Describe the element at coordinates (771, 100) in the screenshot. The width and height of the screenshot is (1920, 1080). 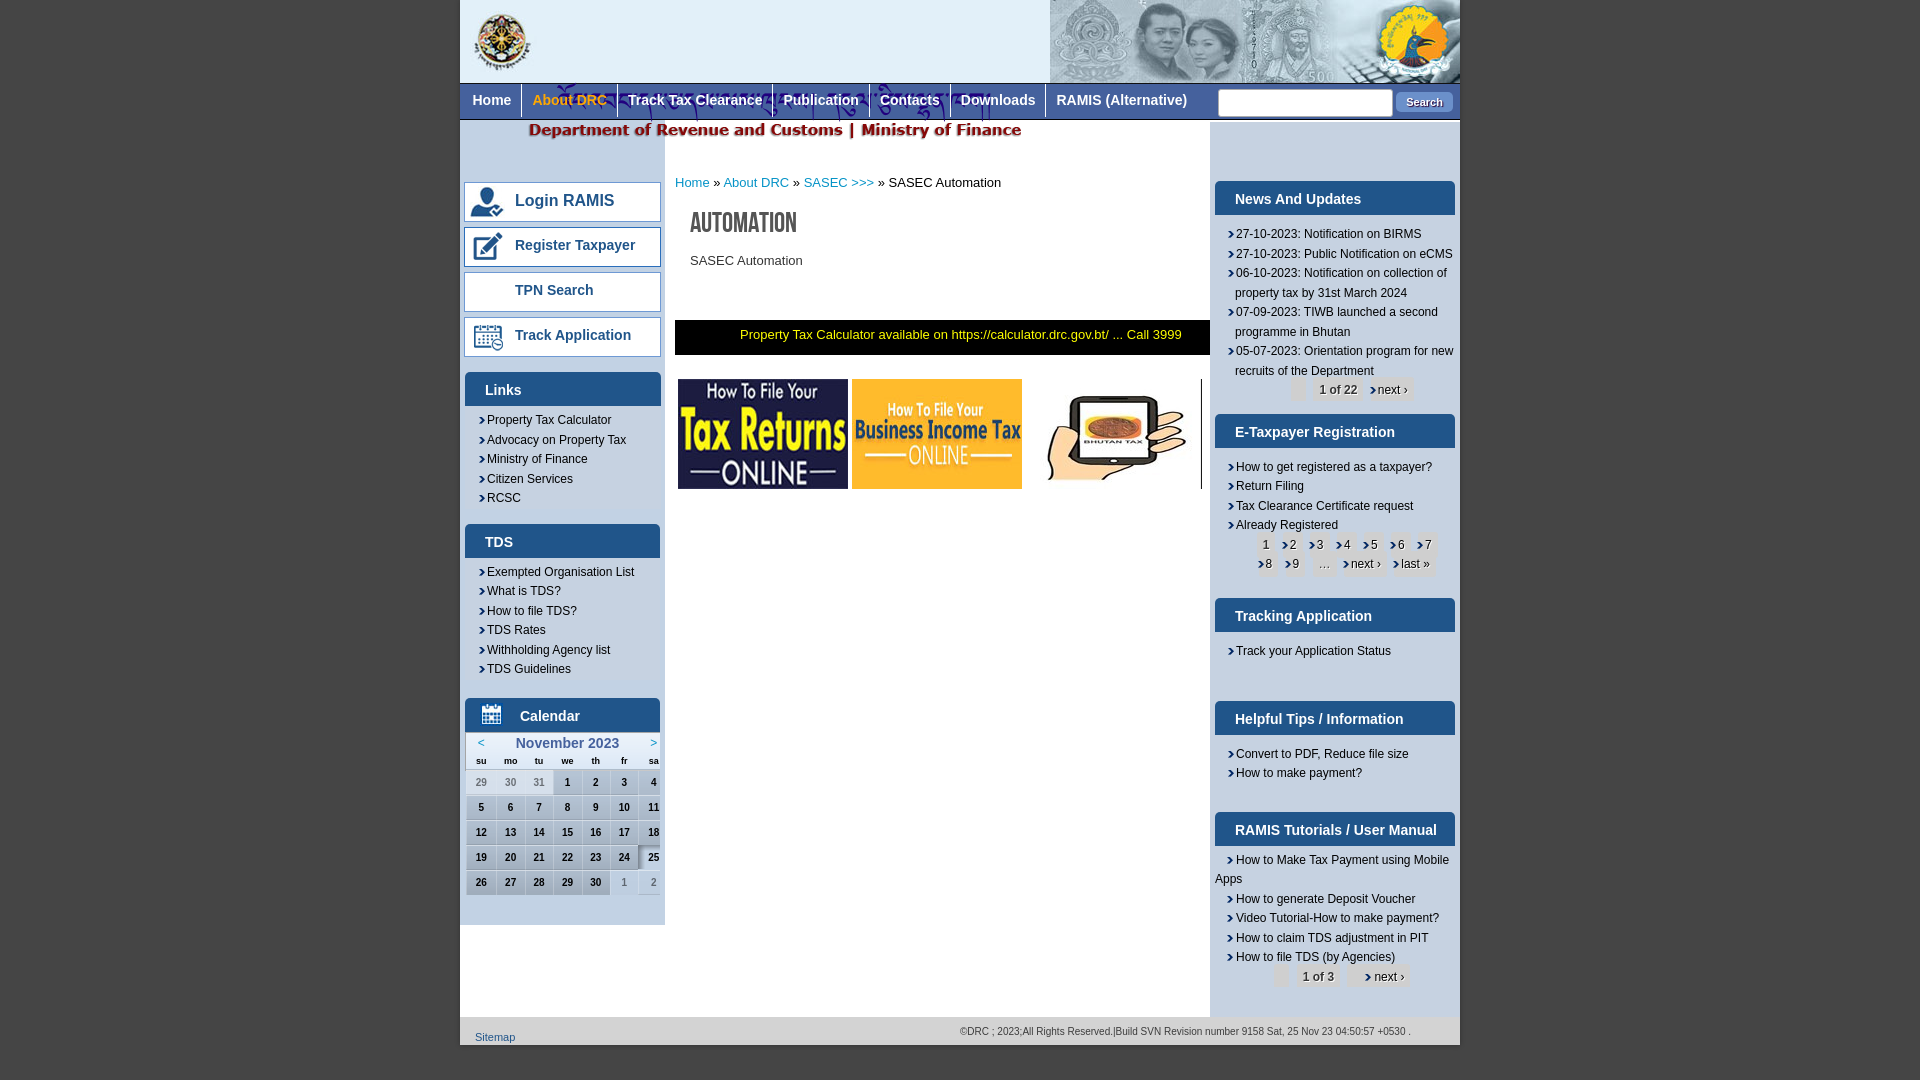
I see `'Publication'` at that location.